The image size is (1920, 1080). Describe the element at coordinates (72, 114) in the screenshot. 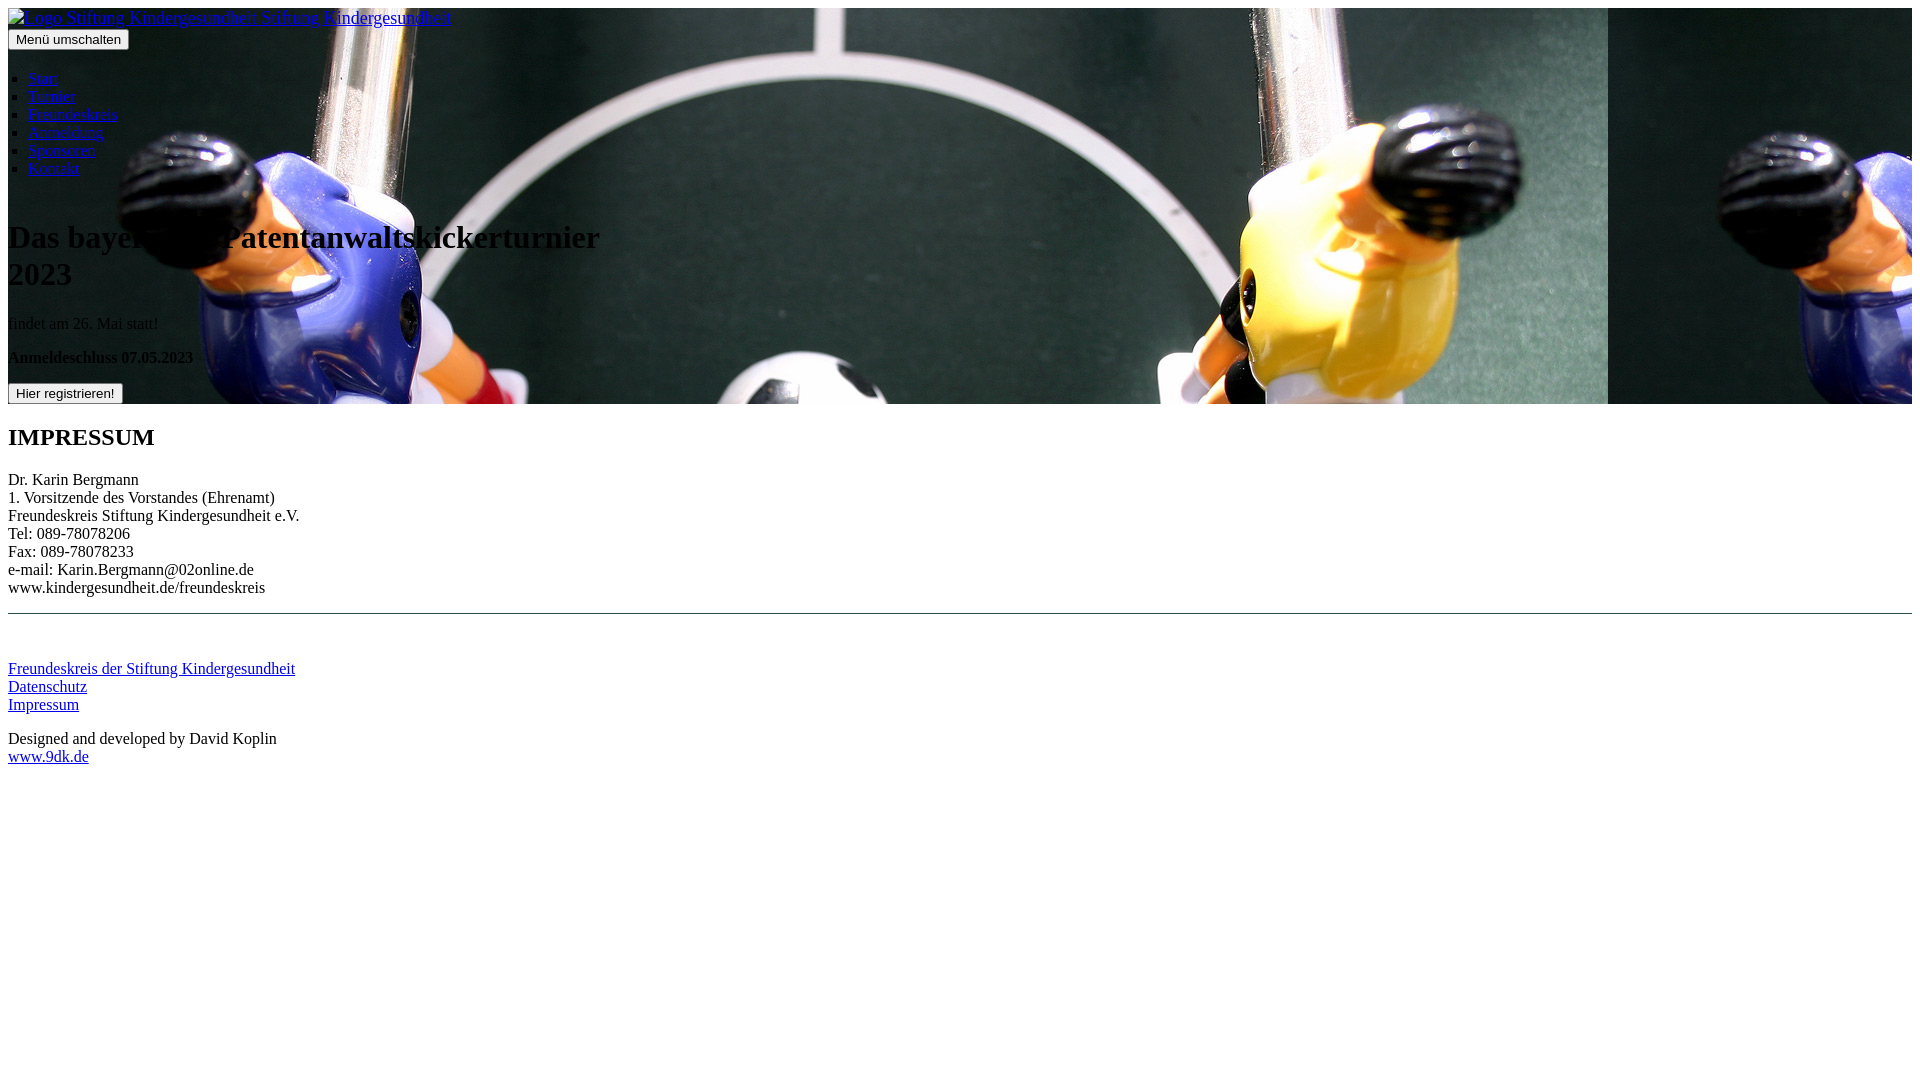

I see `'Freundeskreis'` at that location.